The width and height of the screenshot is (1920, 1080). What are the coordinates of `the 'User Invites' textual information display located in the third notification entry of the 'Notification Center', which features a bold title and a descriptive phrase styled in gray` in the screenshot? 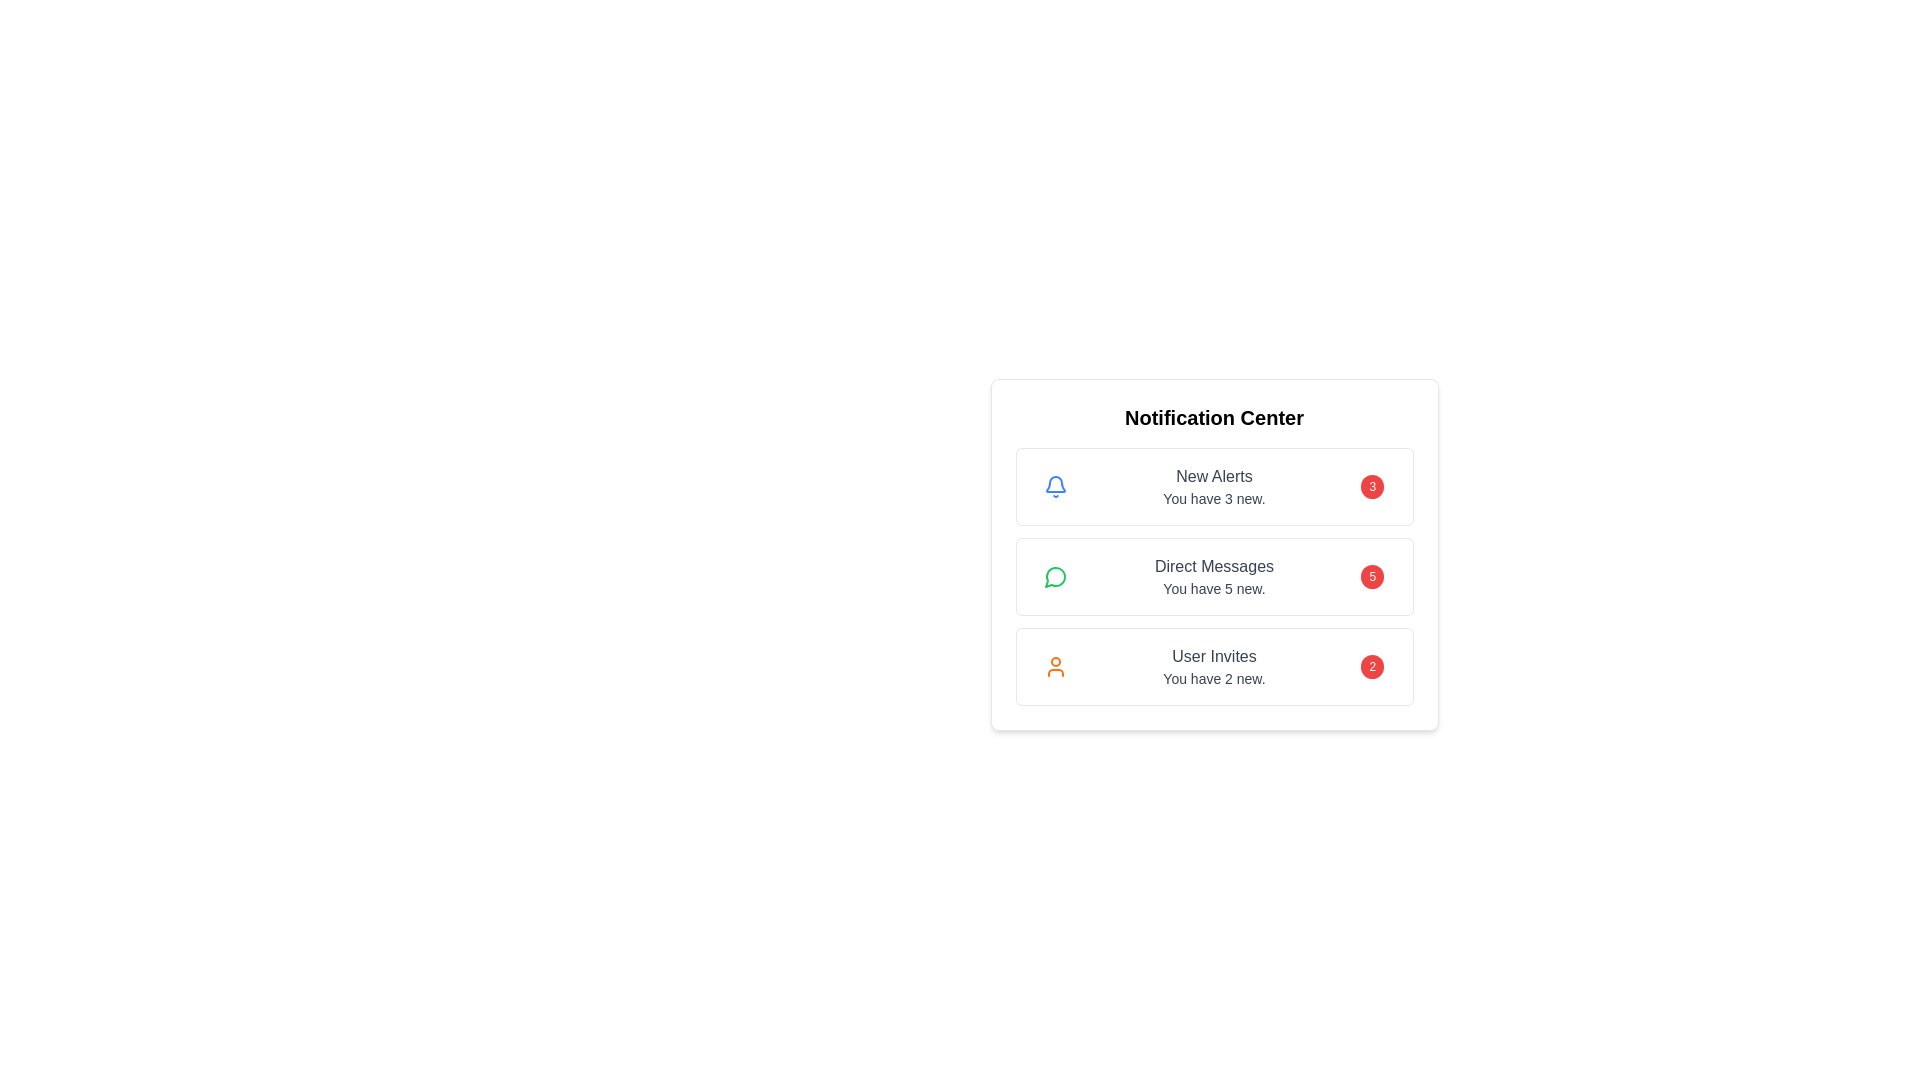 It's located at (1213, 667).